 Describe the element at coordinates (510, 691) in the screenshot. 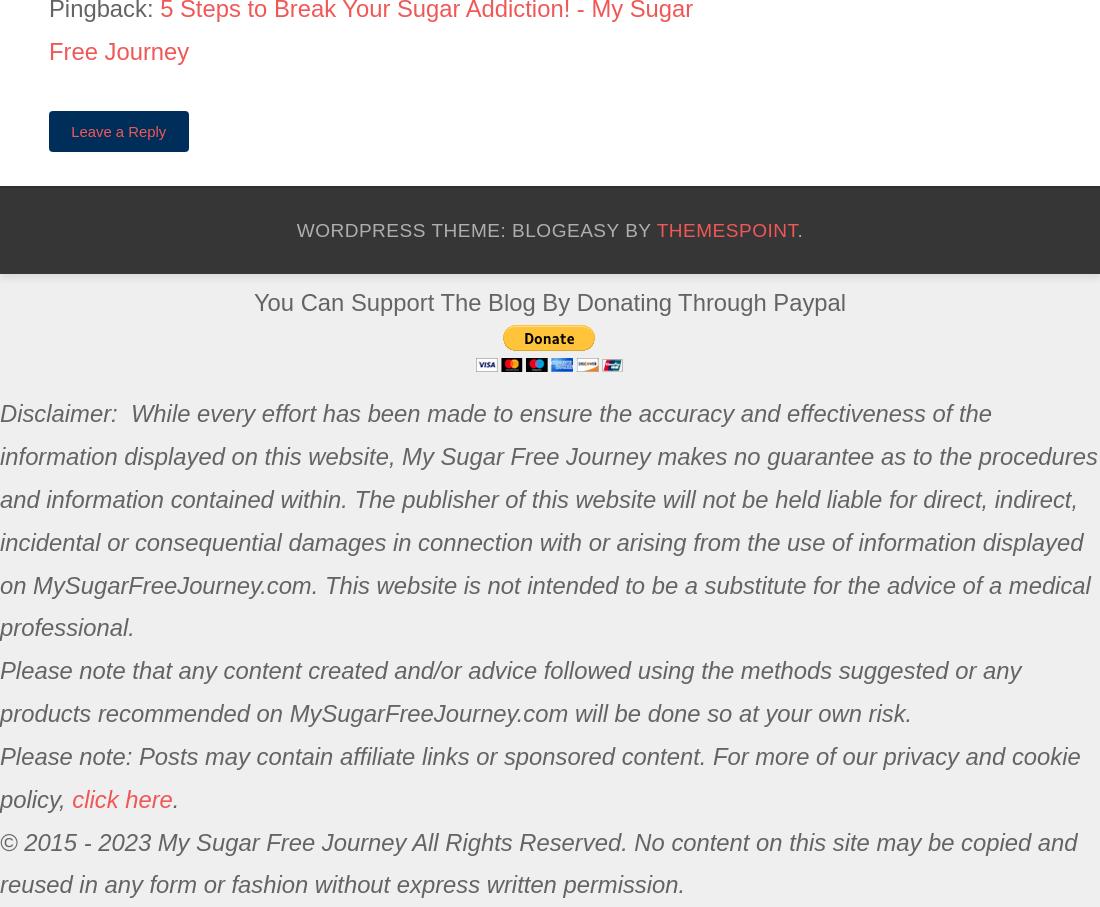

I see `'Please note that any content created and/or advice followed using the methods suggested or any products recommended on MySugarFreeJourney.com will be done so at your own risk.'` at that location.